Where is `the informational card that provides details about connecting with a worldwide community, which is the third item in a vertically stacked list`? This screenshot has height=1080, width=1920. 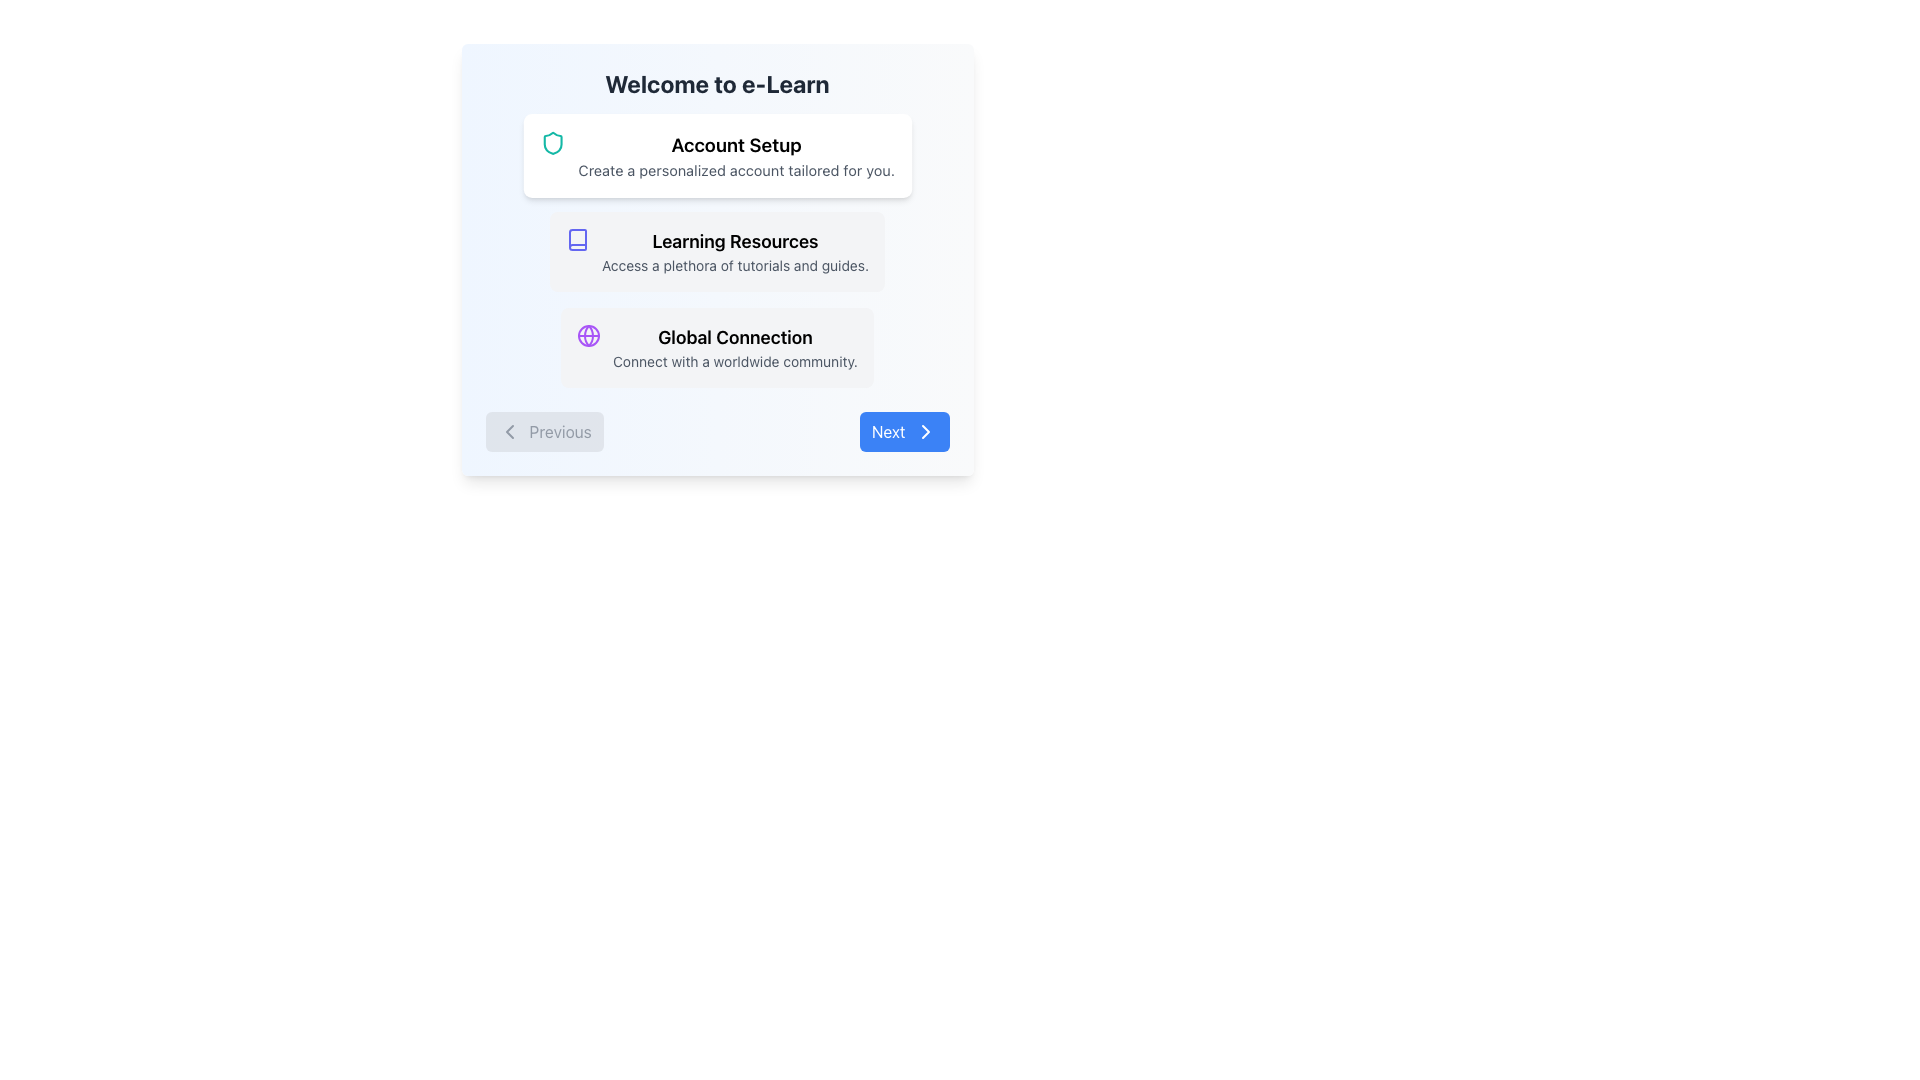
the informational card that provides details about connecting with a worldwide community, which is the third item in a vertically stacked list is located at coordinates (717, 346).